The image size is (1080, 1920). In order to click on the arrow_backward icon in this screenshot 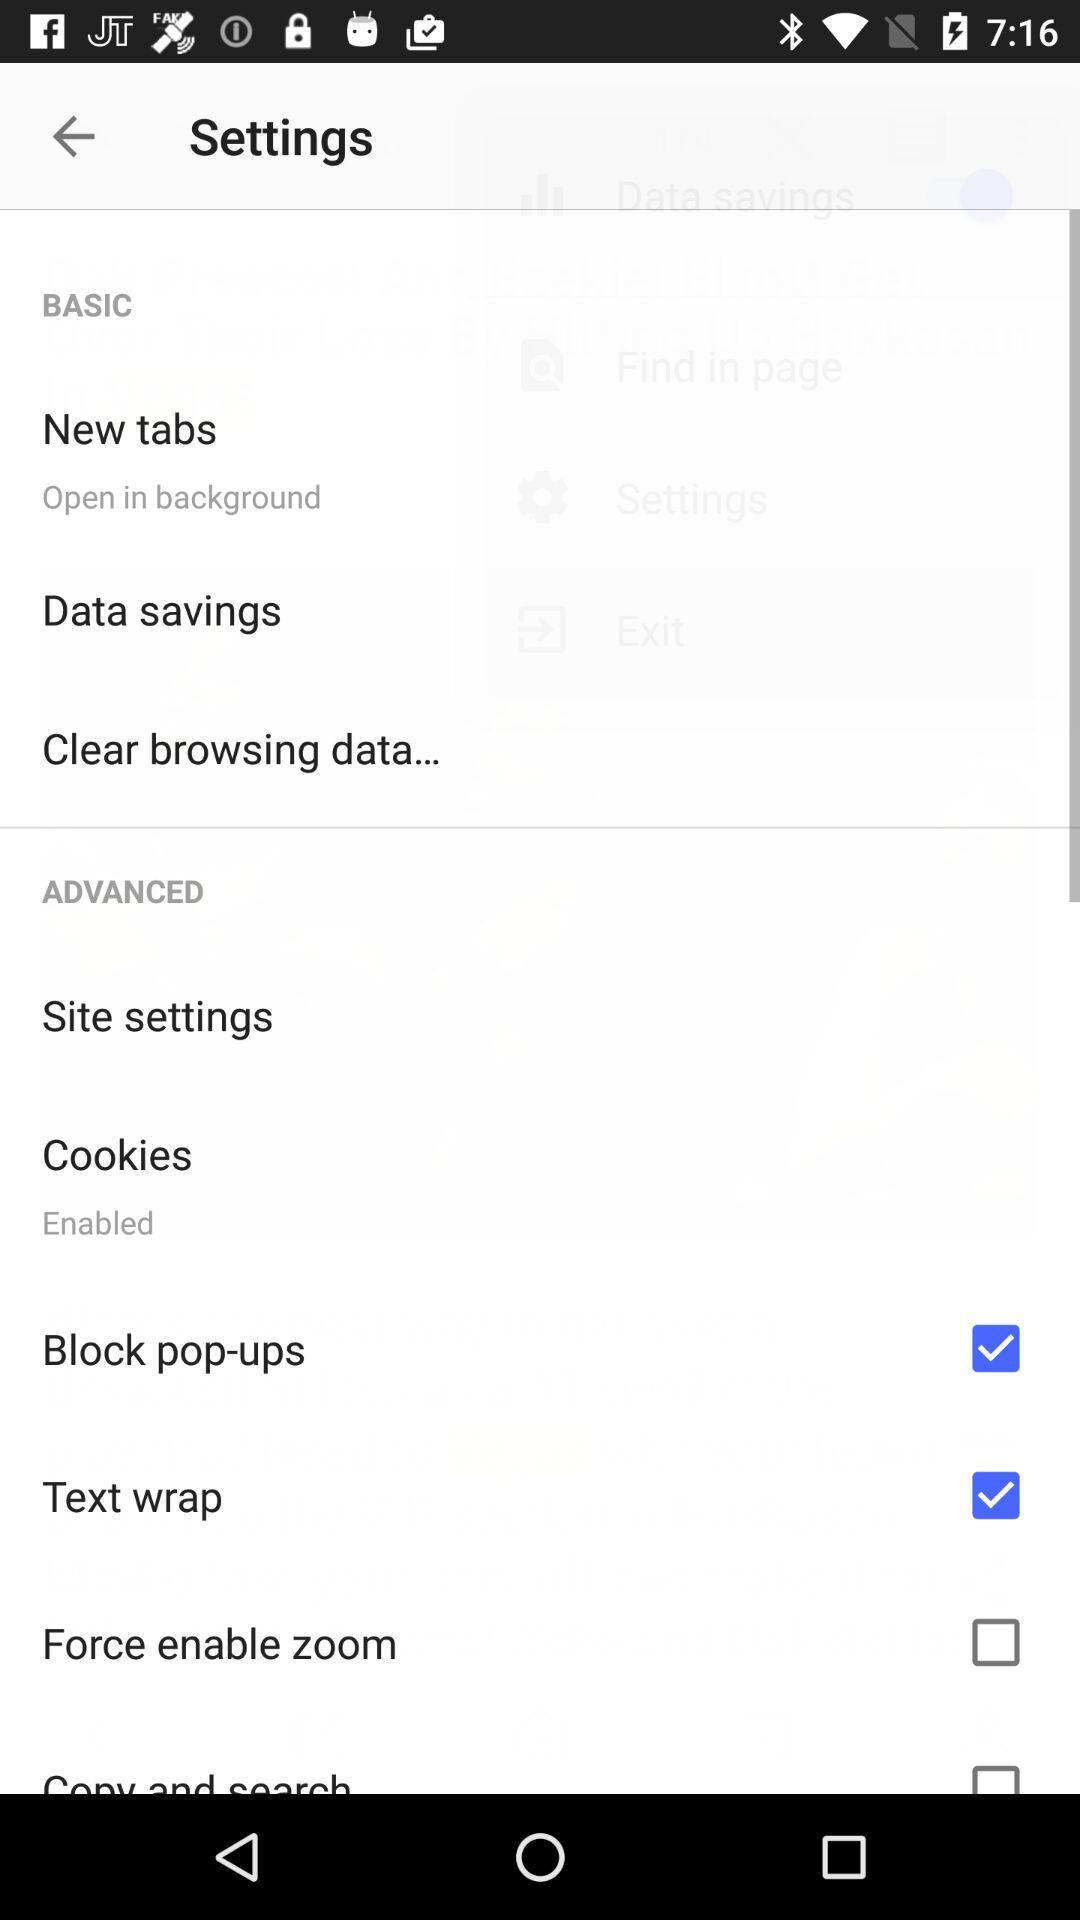, I will do `click(83, 135)`.